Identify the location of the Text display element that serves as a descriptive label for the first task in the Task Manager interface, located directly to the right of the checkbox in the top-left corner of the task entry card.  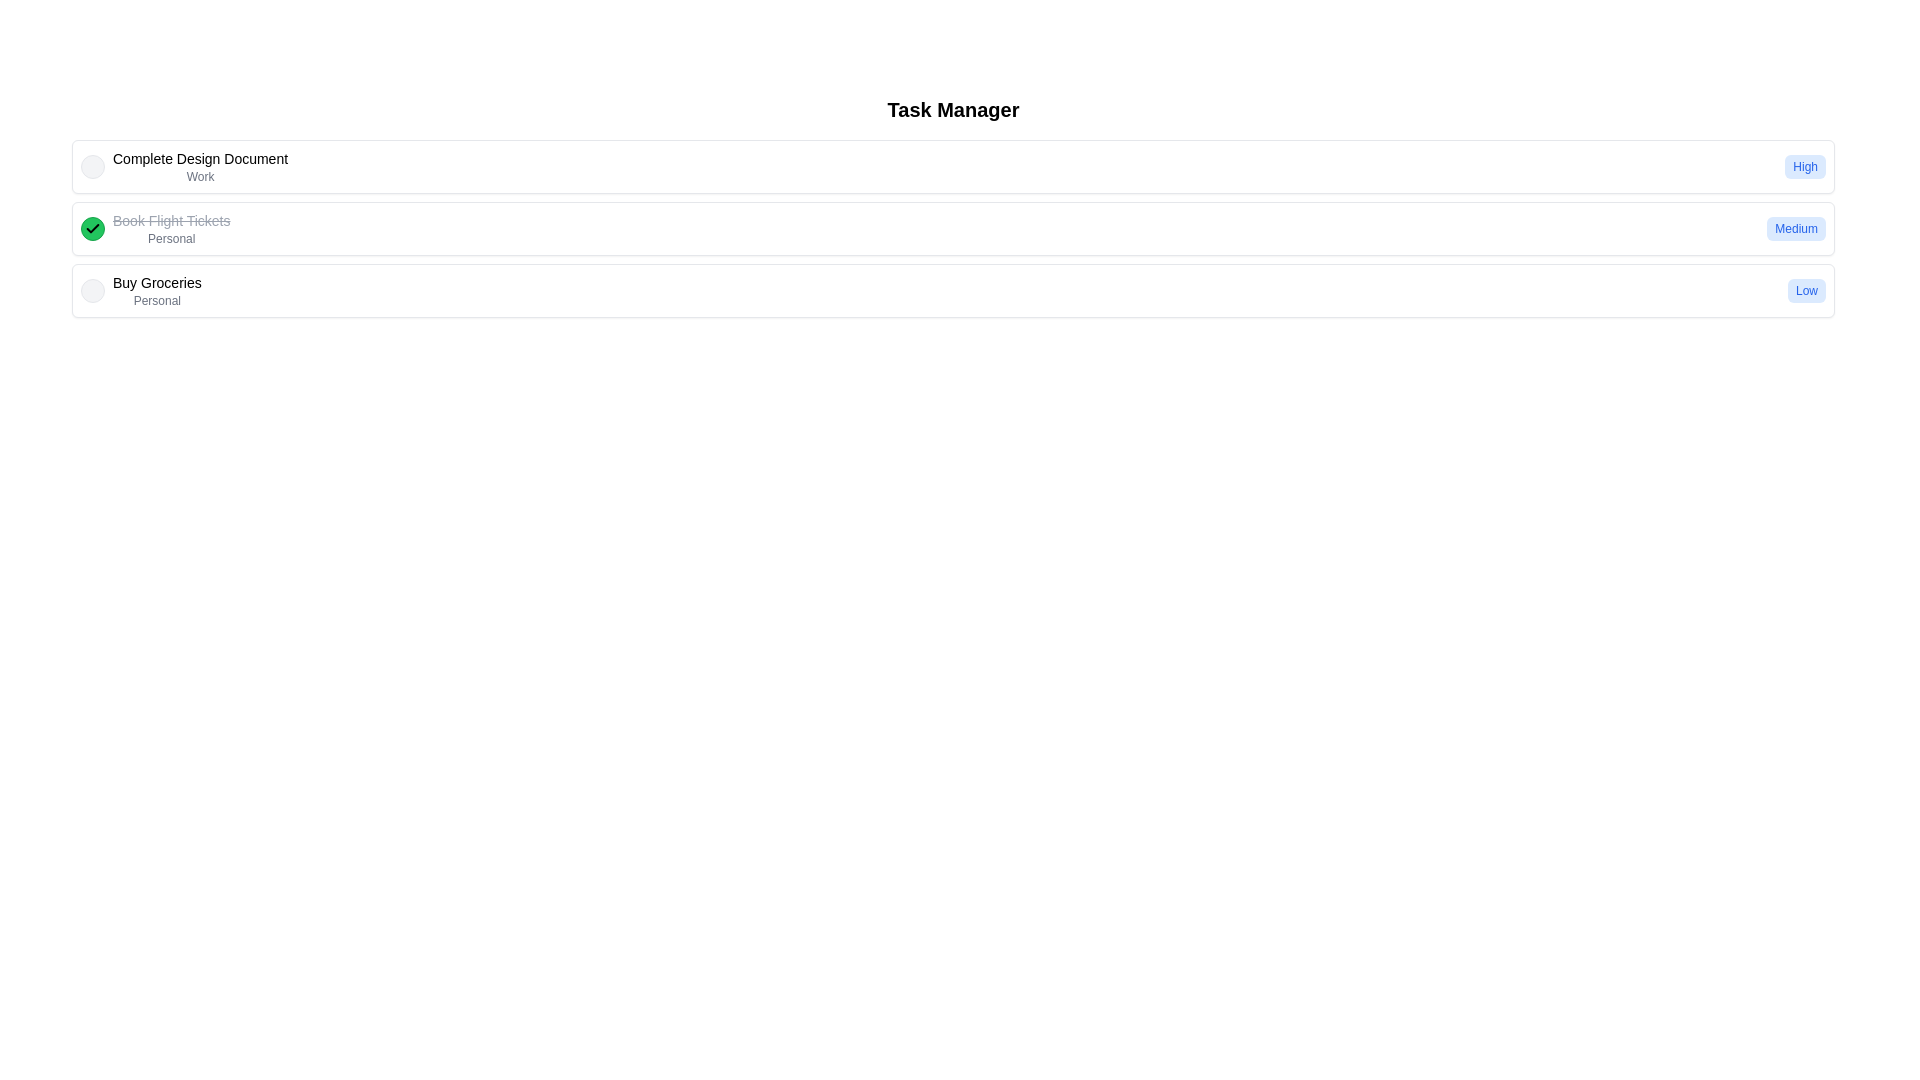
(184, 165).